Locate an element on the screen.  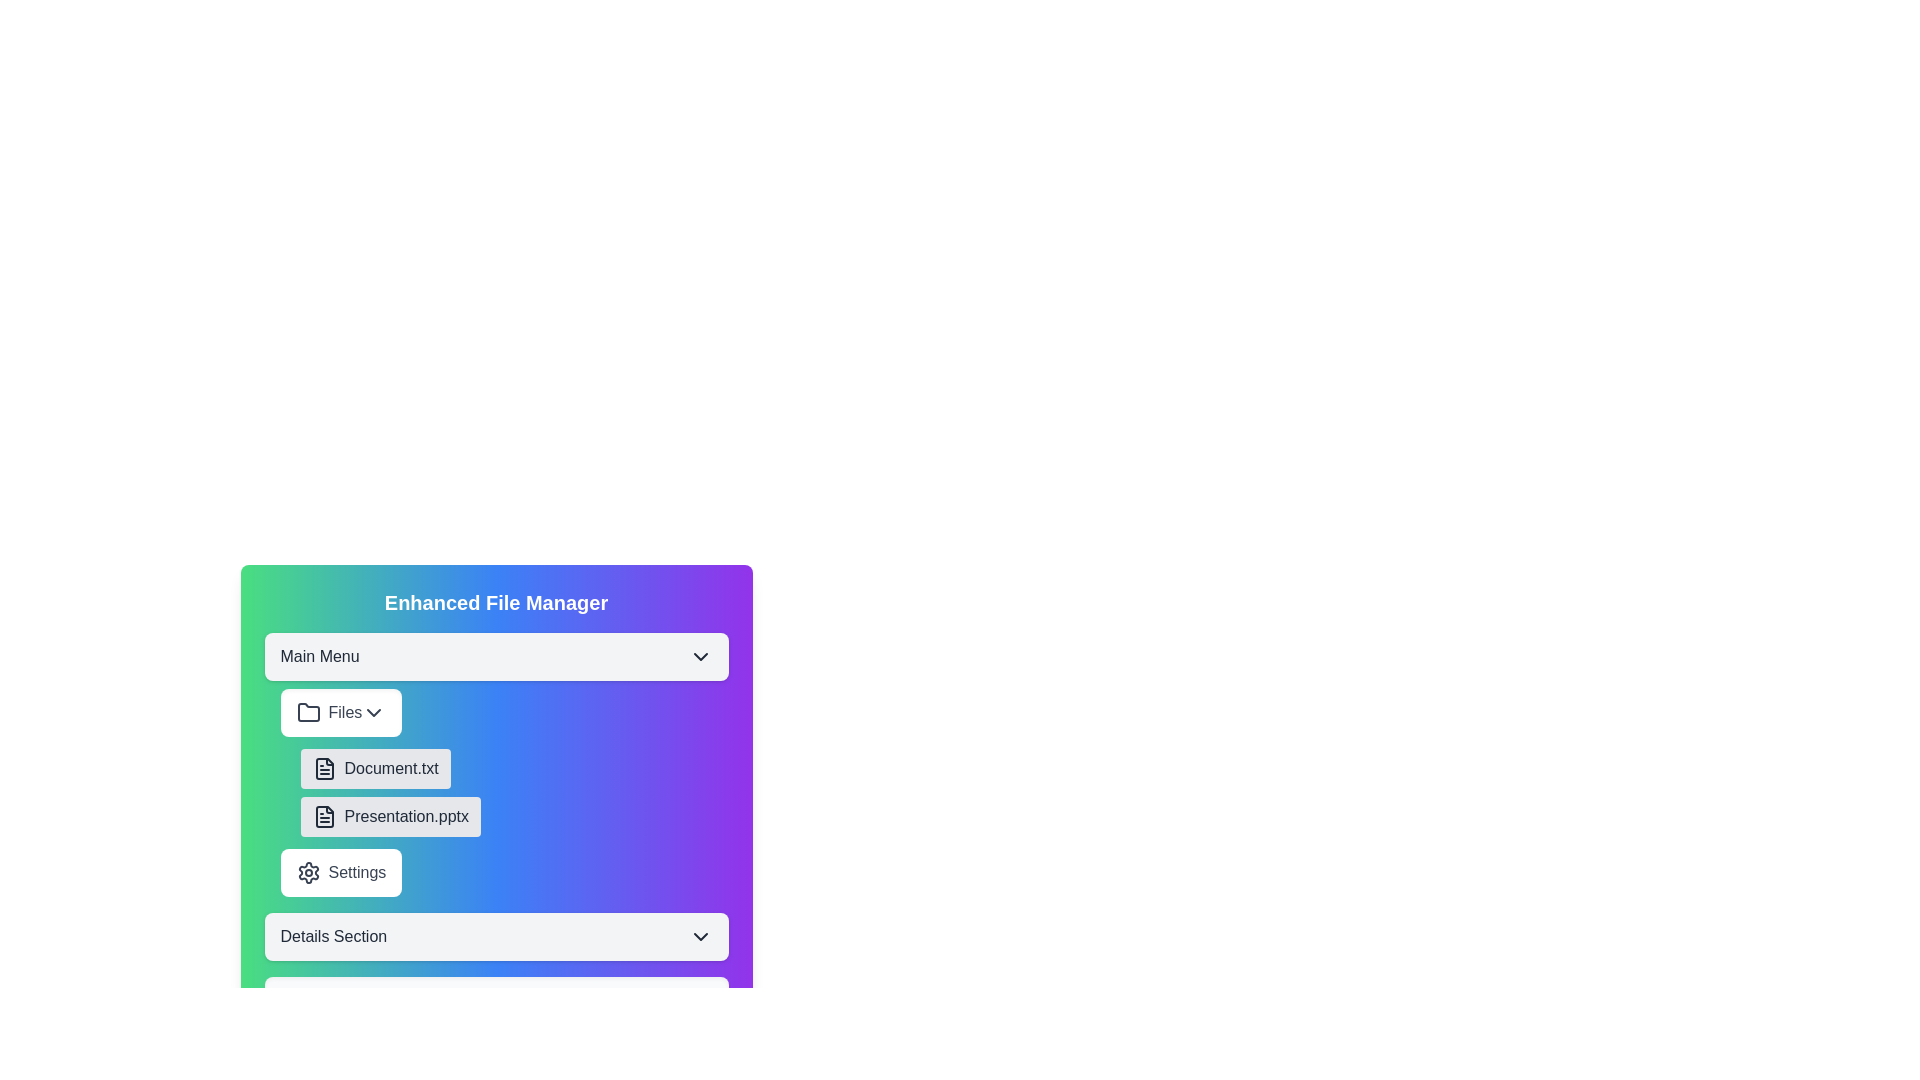
the button labeled 'Presentation.pptx' is located at coordinates (390, 817).